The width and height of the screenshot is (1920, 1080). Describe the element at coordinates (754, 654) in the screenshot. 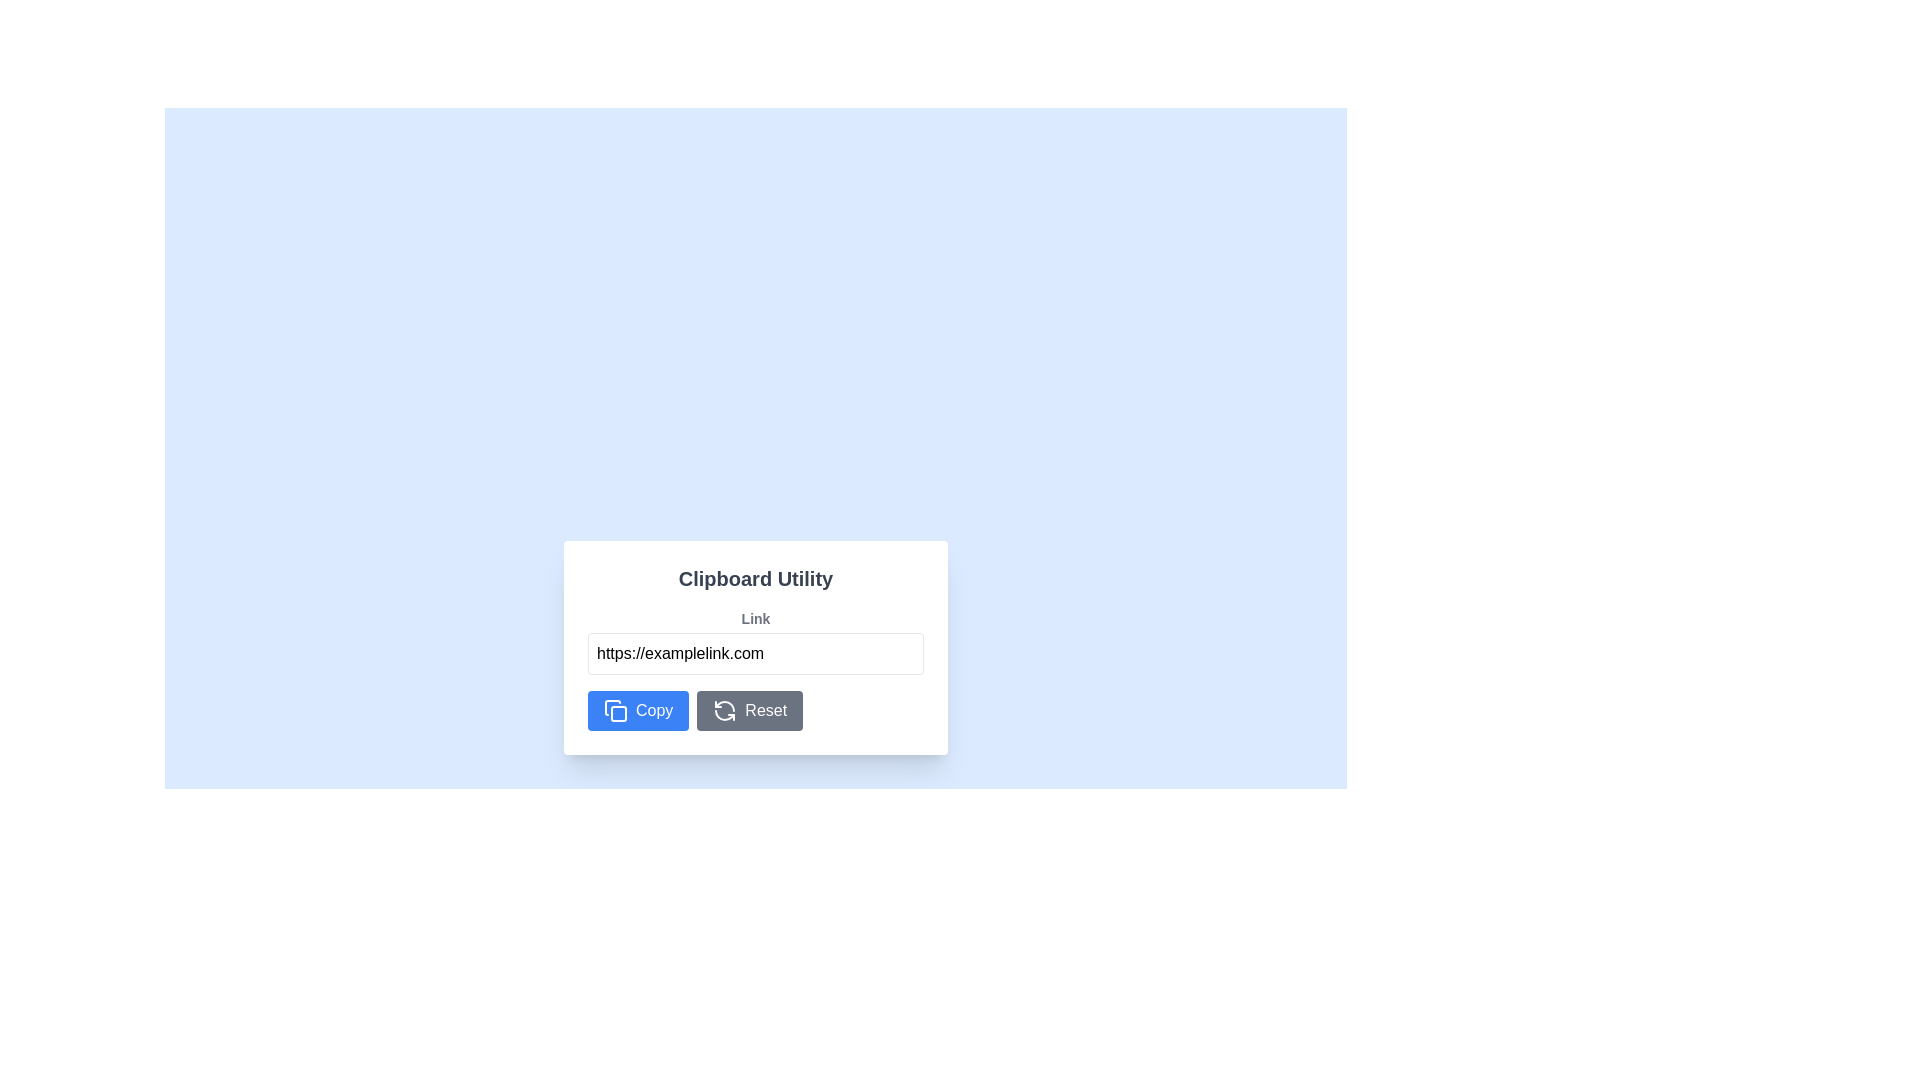

I see `on the text input field for the URL located below the 'Link' label in the 'Clipboard Utility' card` at that location.